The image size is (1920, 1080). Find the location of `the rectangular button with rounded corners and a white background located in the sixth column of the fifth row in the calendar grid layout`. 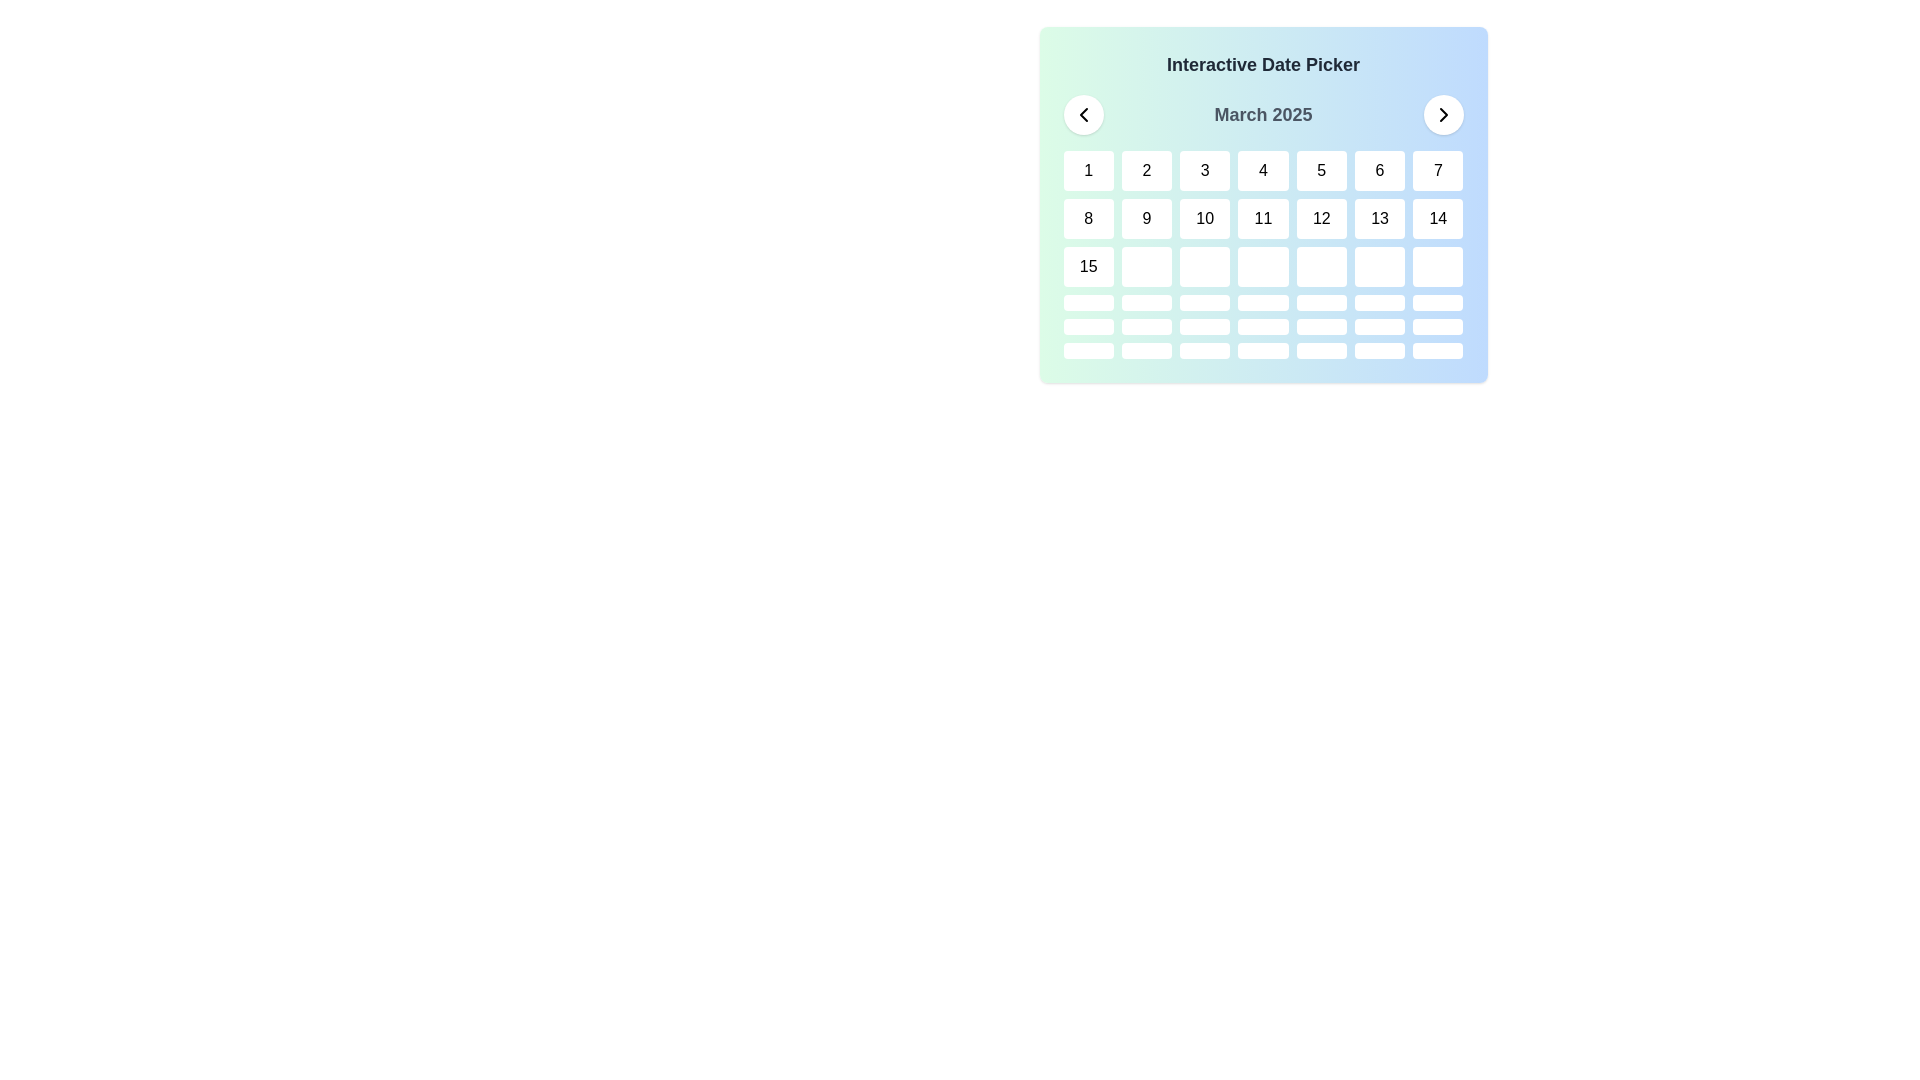

the rectangular button with rounded corners and a white background located in the sixth column of the fifth row in the calendar grid layout is located at coordinates (1147, 326).